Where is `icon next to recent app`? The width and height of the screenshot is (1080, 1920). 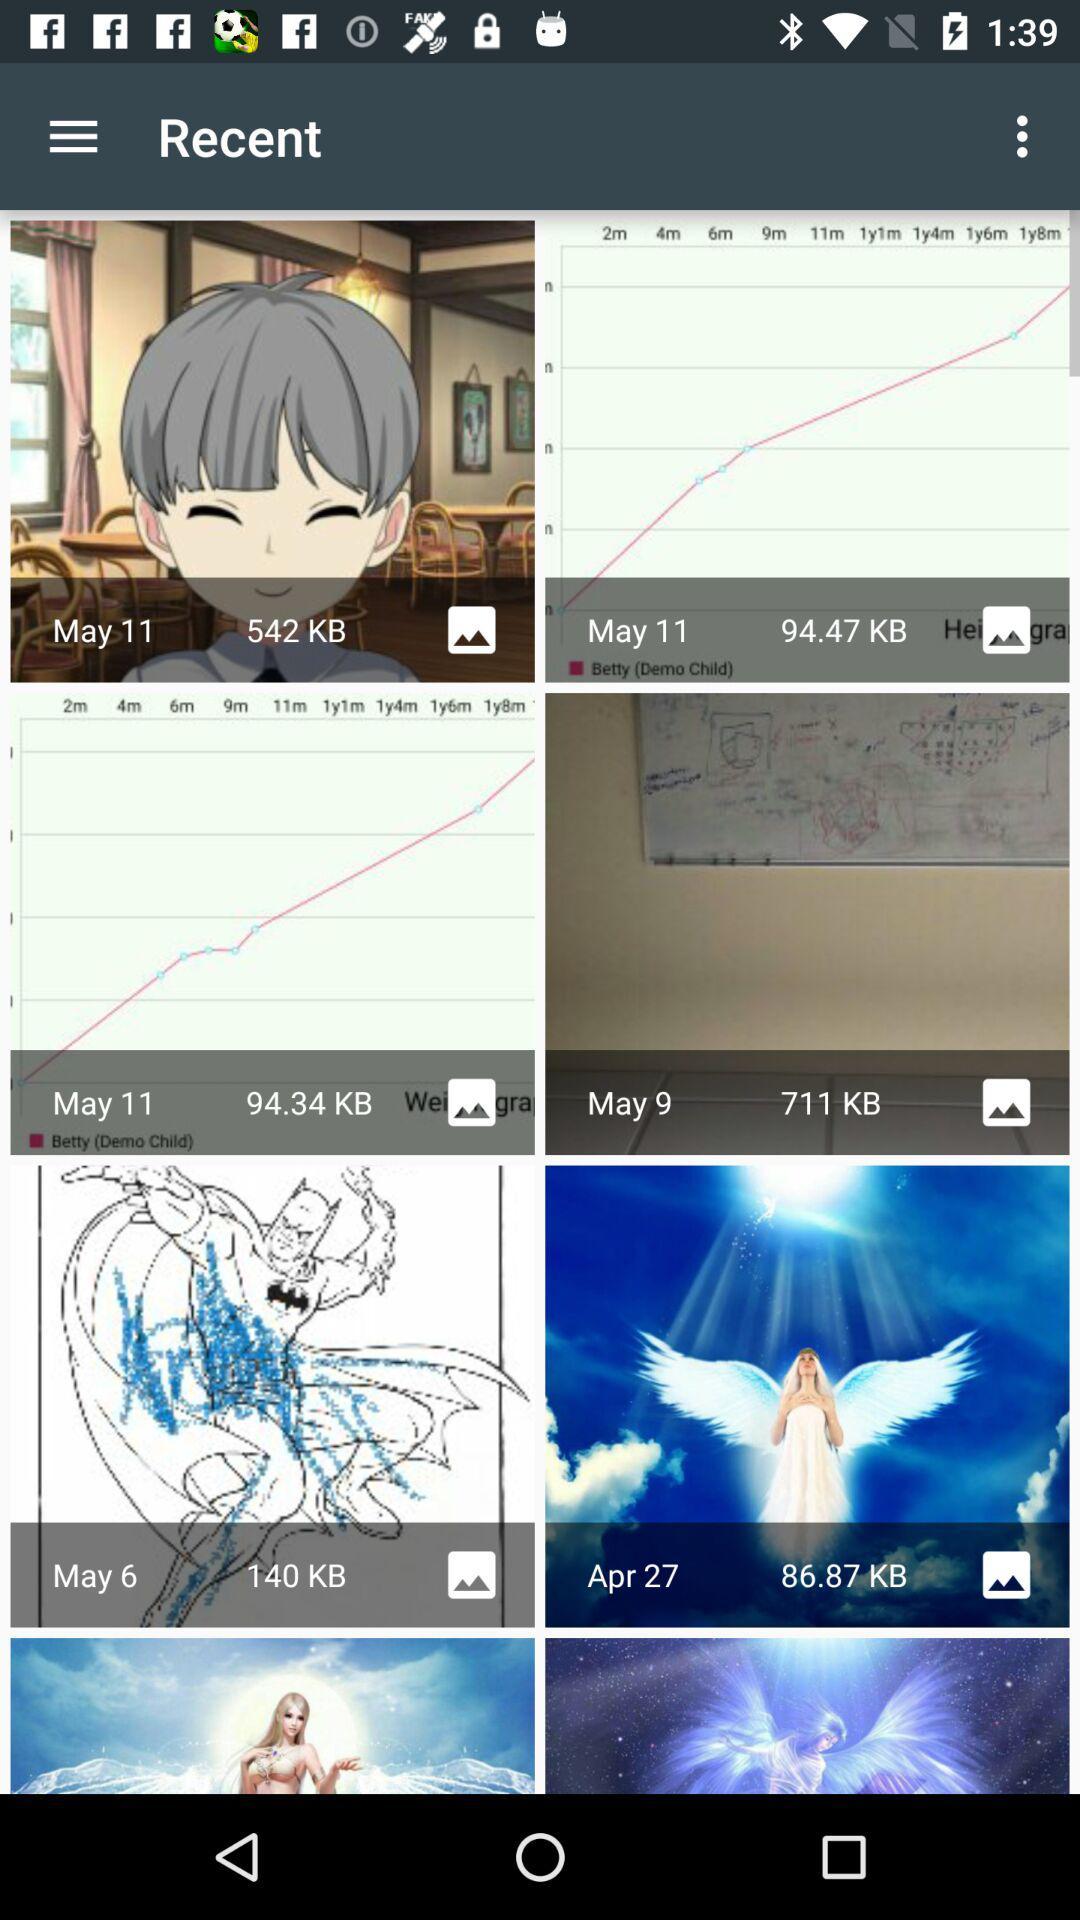 icon next to recent app is located at coordinates (1027, 135).